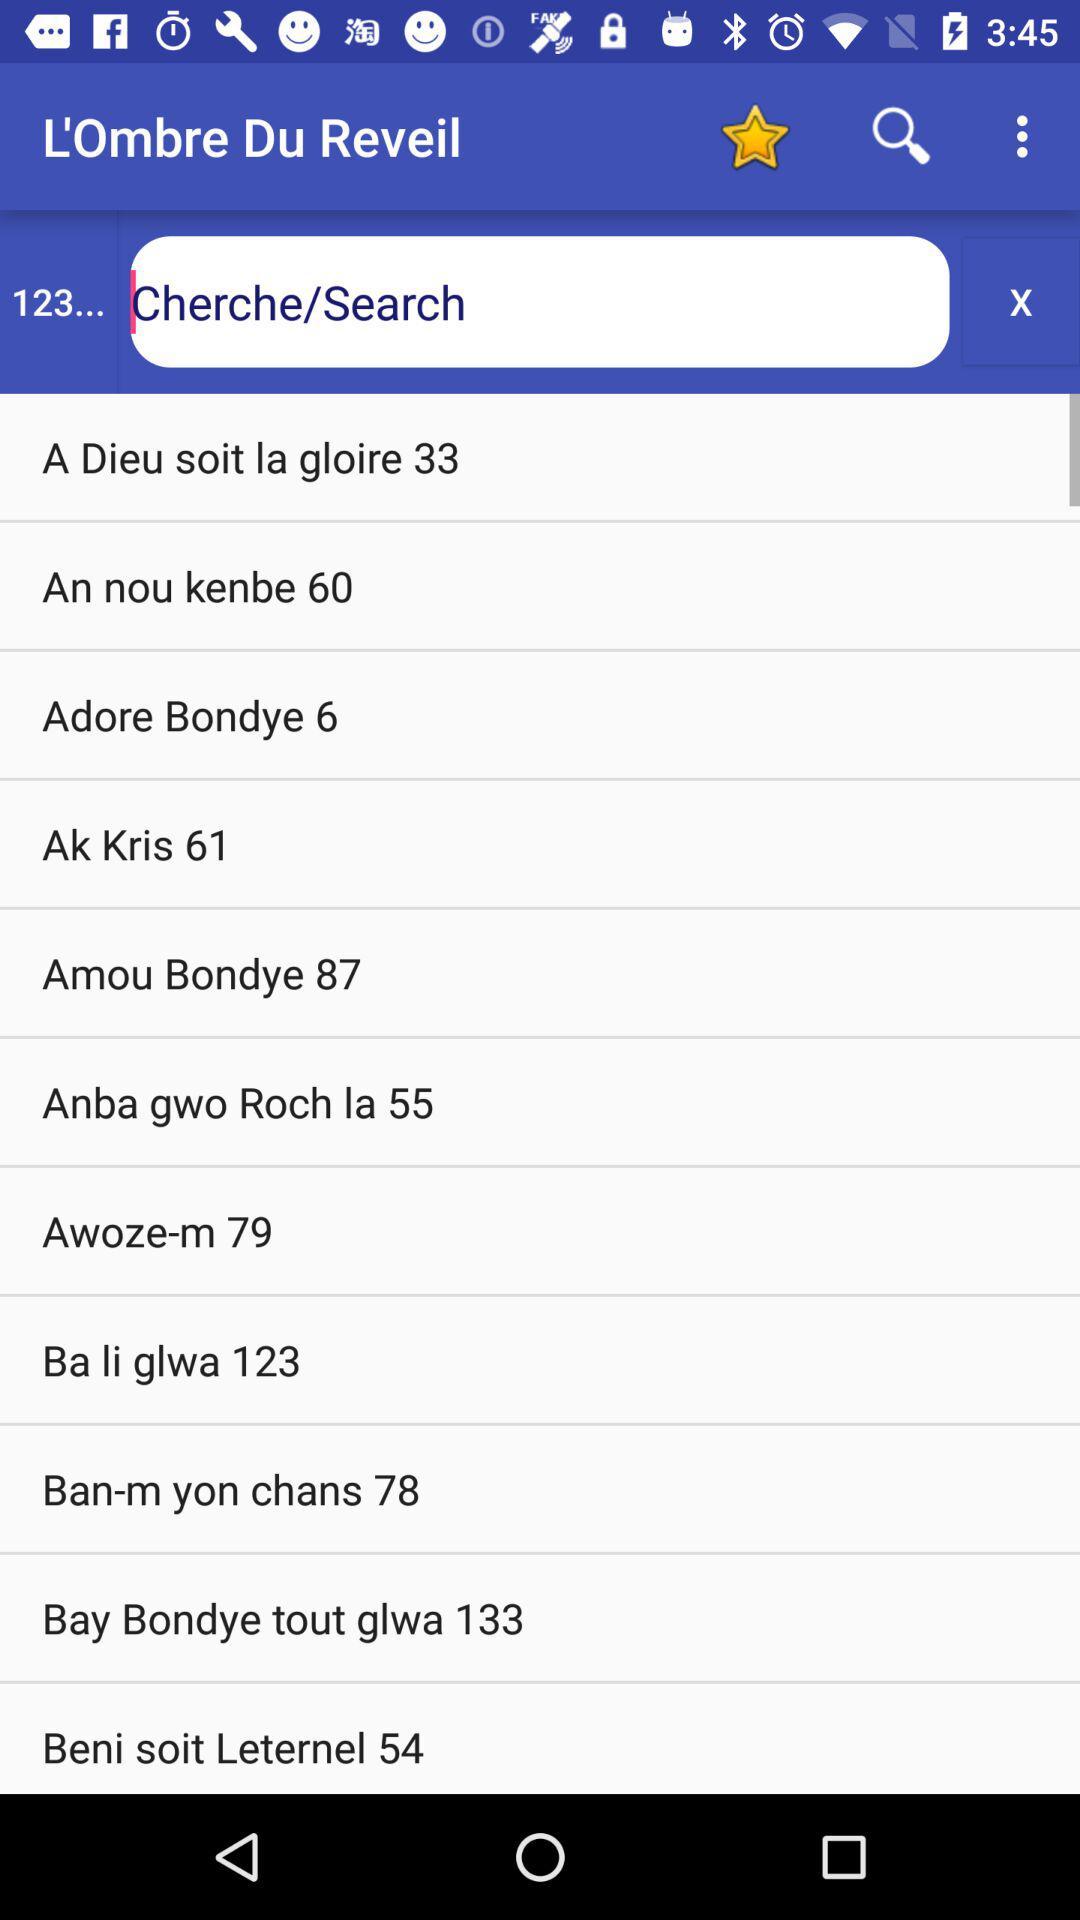 This screenshot has width=1080, height=1920. Describe the element at coordinates (540, 972) in the screenshot. I see `item below the ak kris 61 item` at that location.